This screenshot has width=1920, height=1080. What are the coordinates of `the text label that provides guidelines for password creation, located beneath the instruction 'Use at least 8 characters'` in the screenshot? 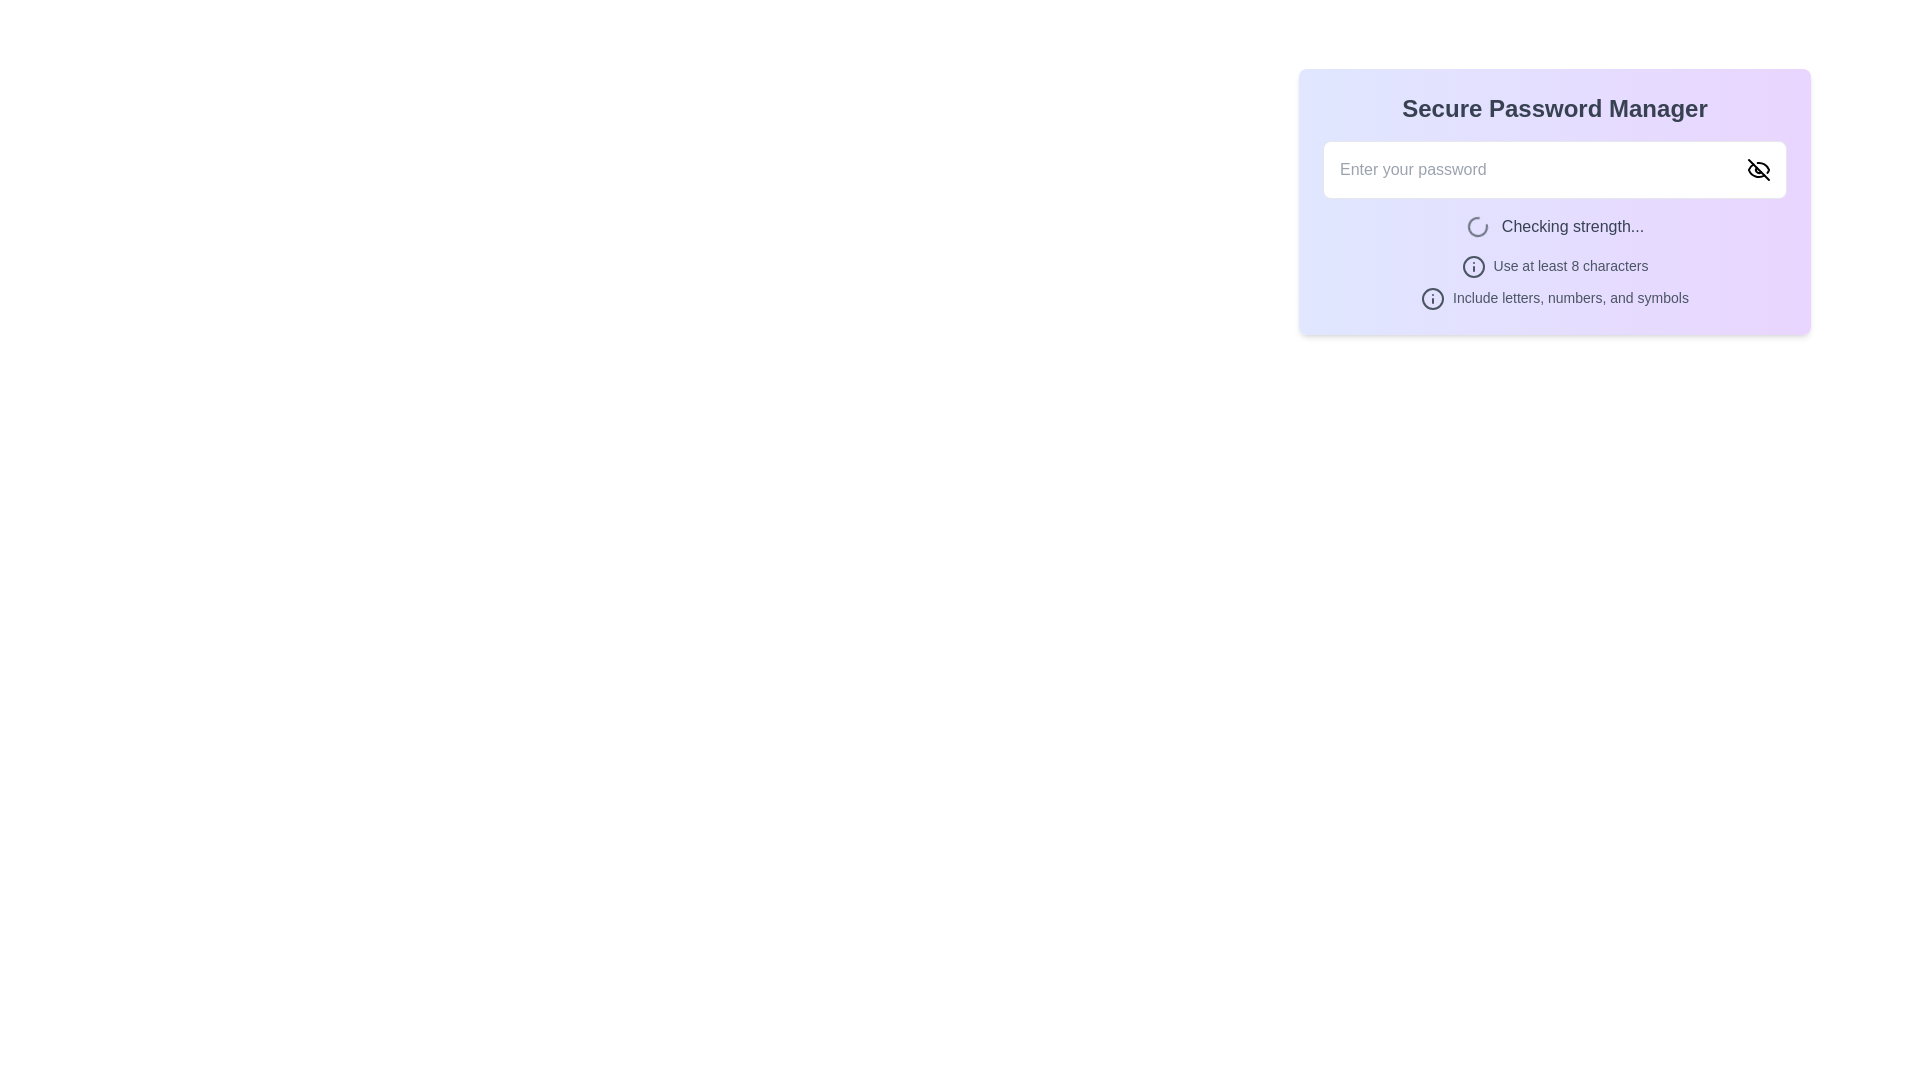 It's located at (1554, 299).